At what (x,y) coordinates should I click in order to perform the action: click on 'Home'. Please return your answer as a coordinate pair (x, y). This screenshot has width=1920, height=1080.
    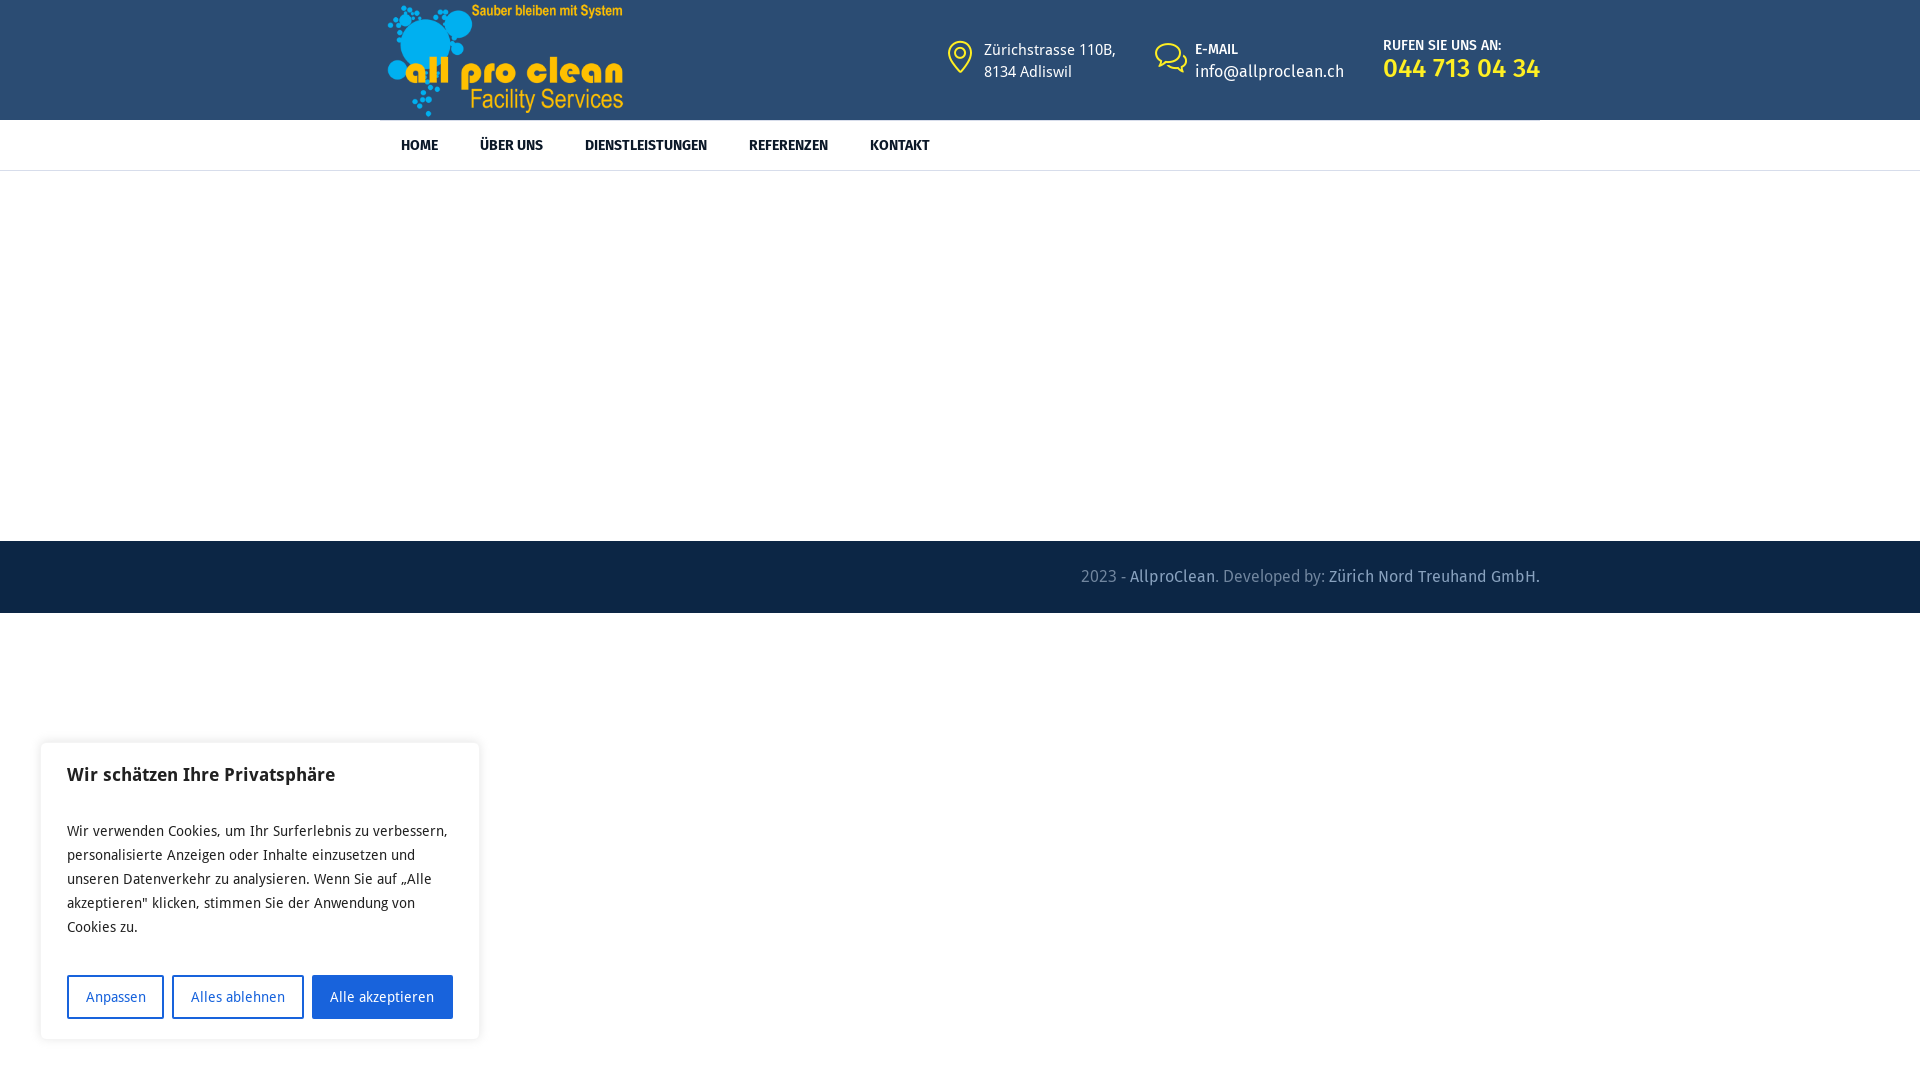
    Looking at the image, I should click on (896, 315).